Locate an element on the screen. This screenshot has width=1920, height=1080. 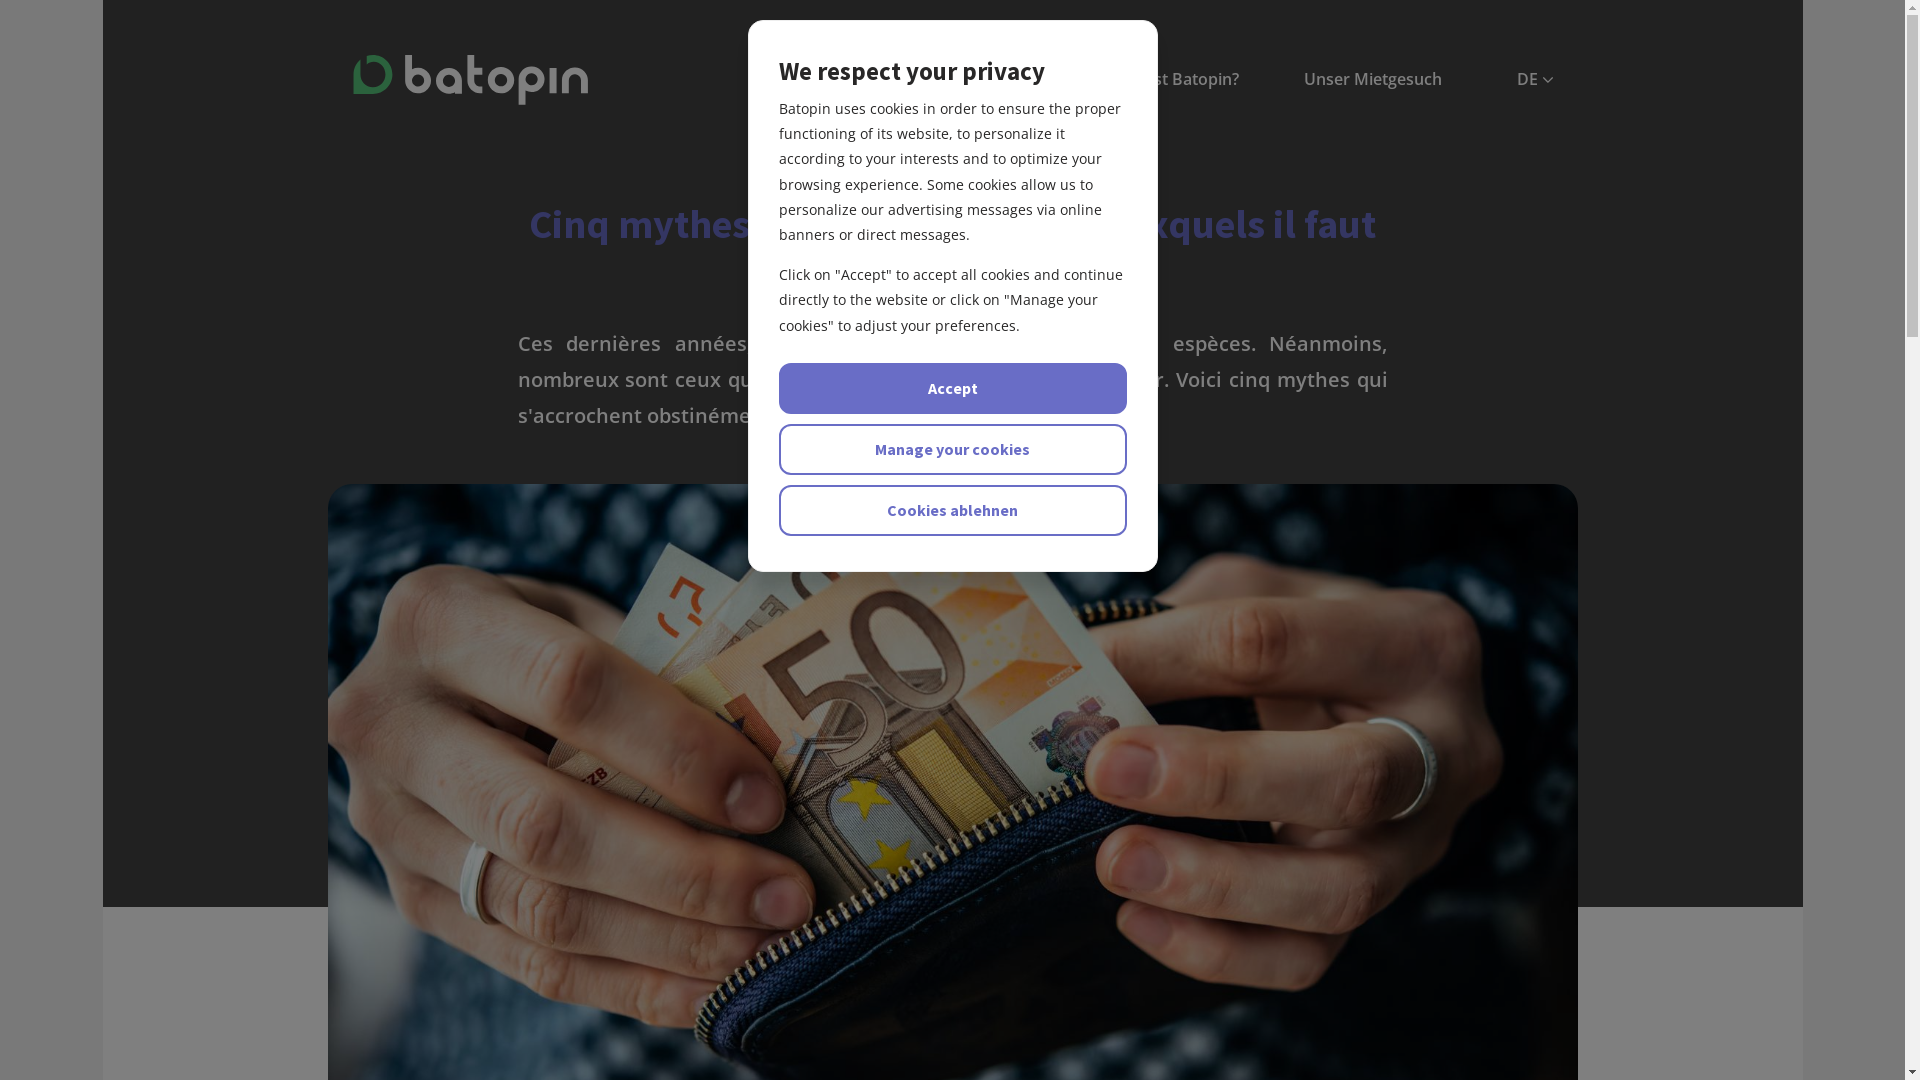
'News' is located at coordinates (802, 78).